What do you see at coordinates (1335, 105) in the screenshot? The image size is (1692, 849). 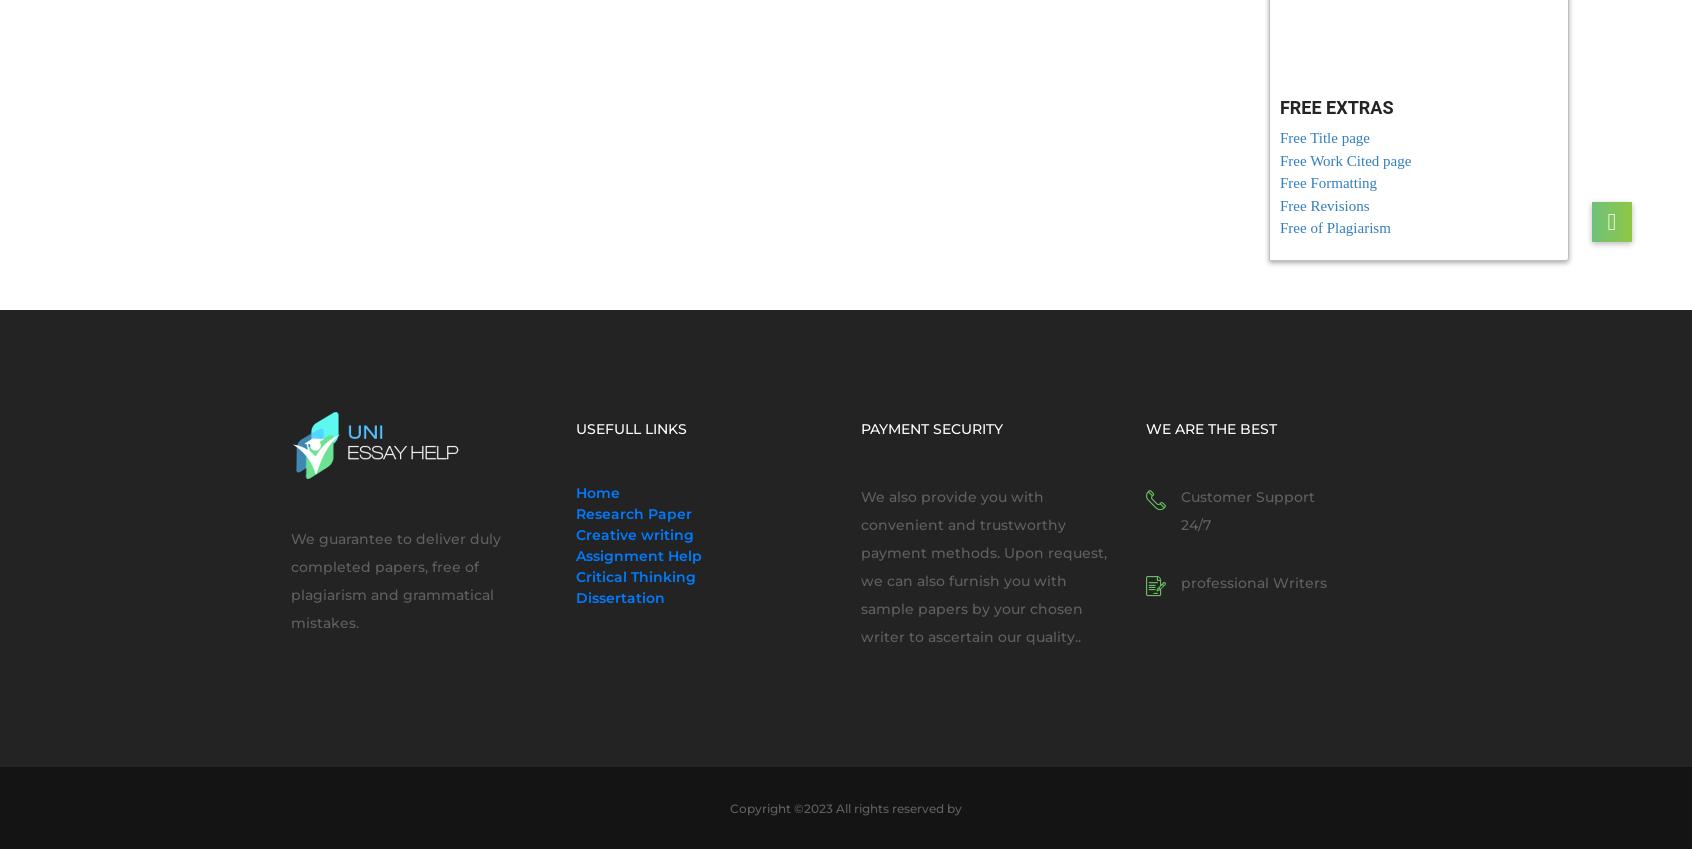 I see `'FREE EXTRAS'` at bounding box center [1335, 105].